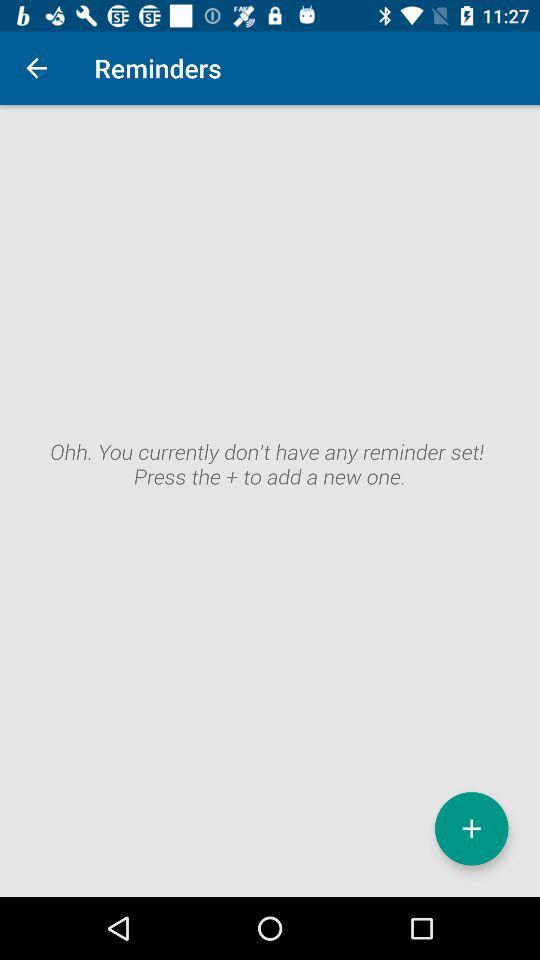 The height and width of the screenshot is (960, 540). I want to click on the add icon, so click(471, 828).